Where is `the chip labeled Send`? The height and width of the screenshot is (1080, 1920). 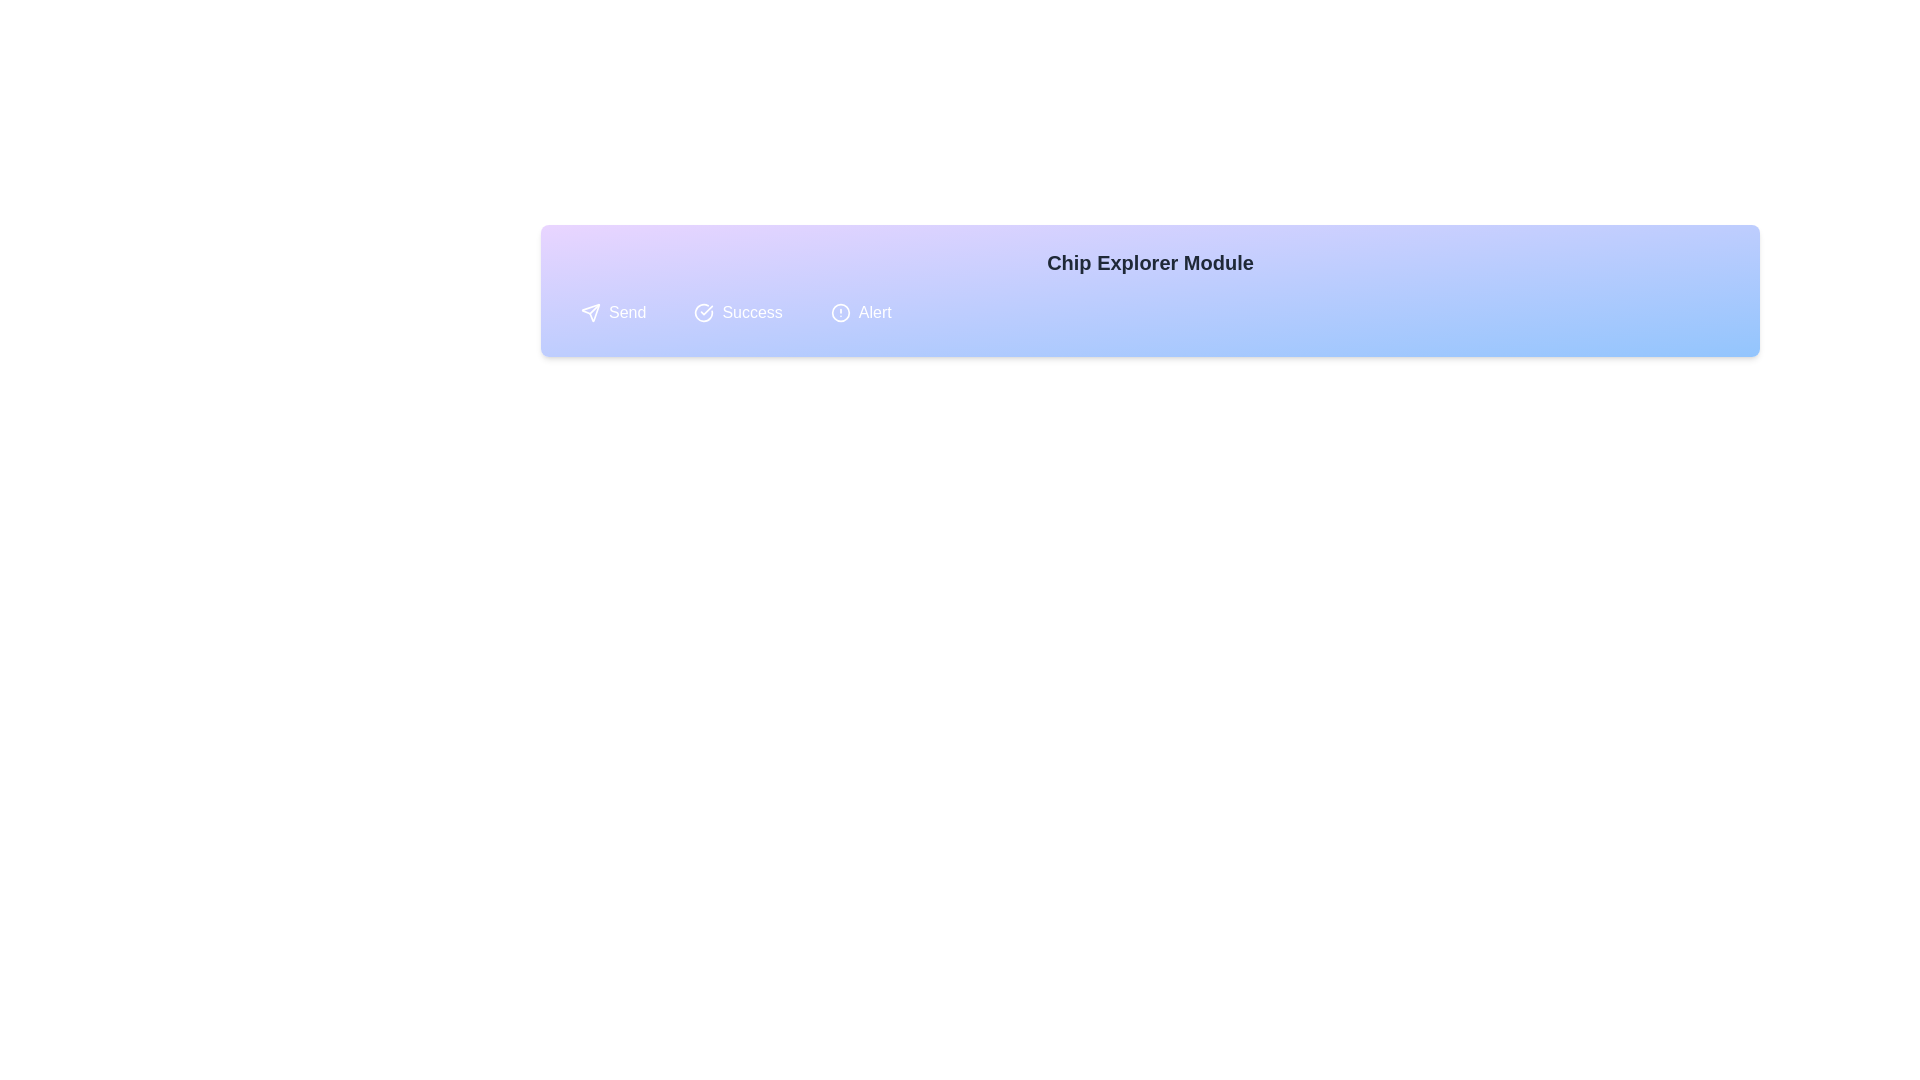
the chip labeled Send is located at coordinates (612, 312).